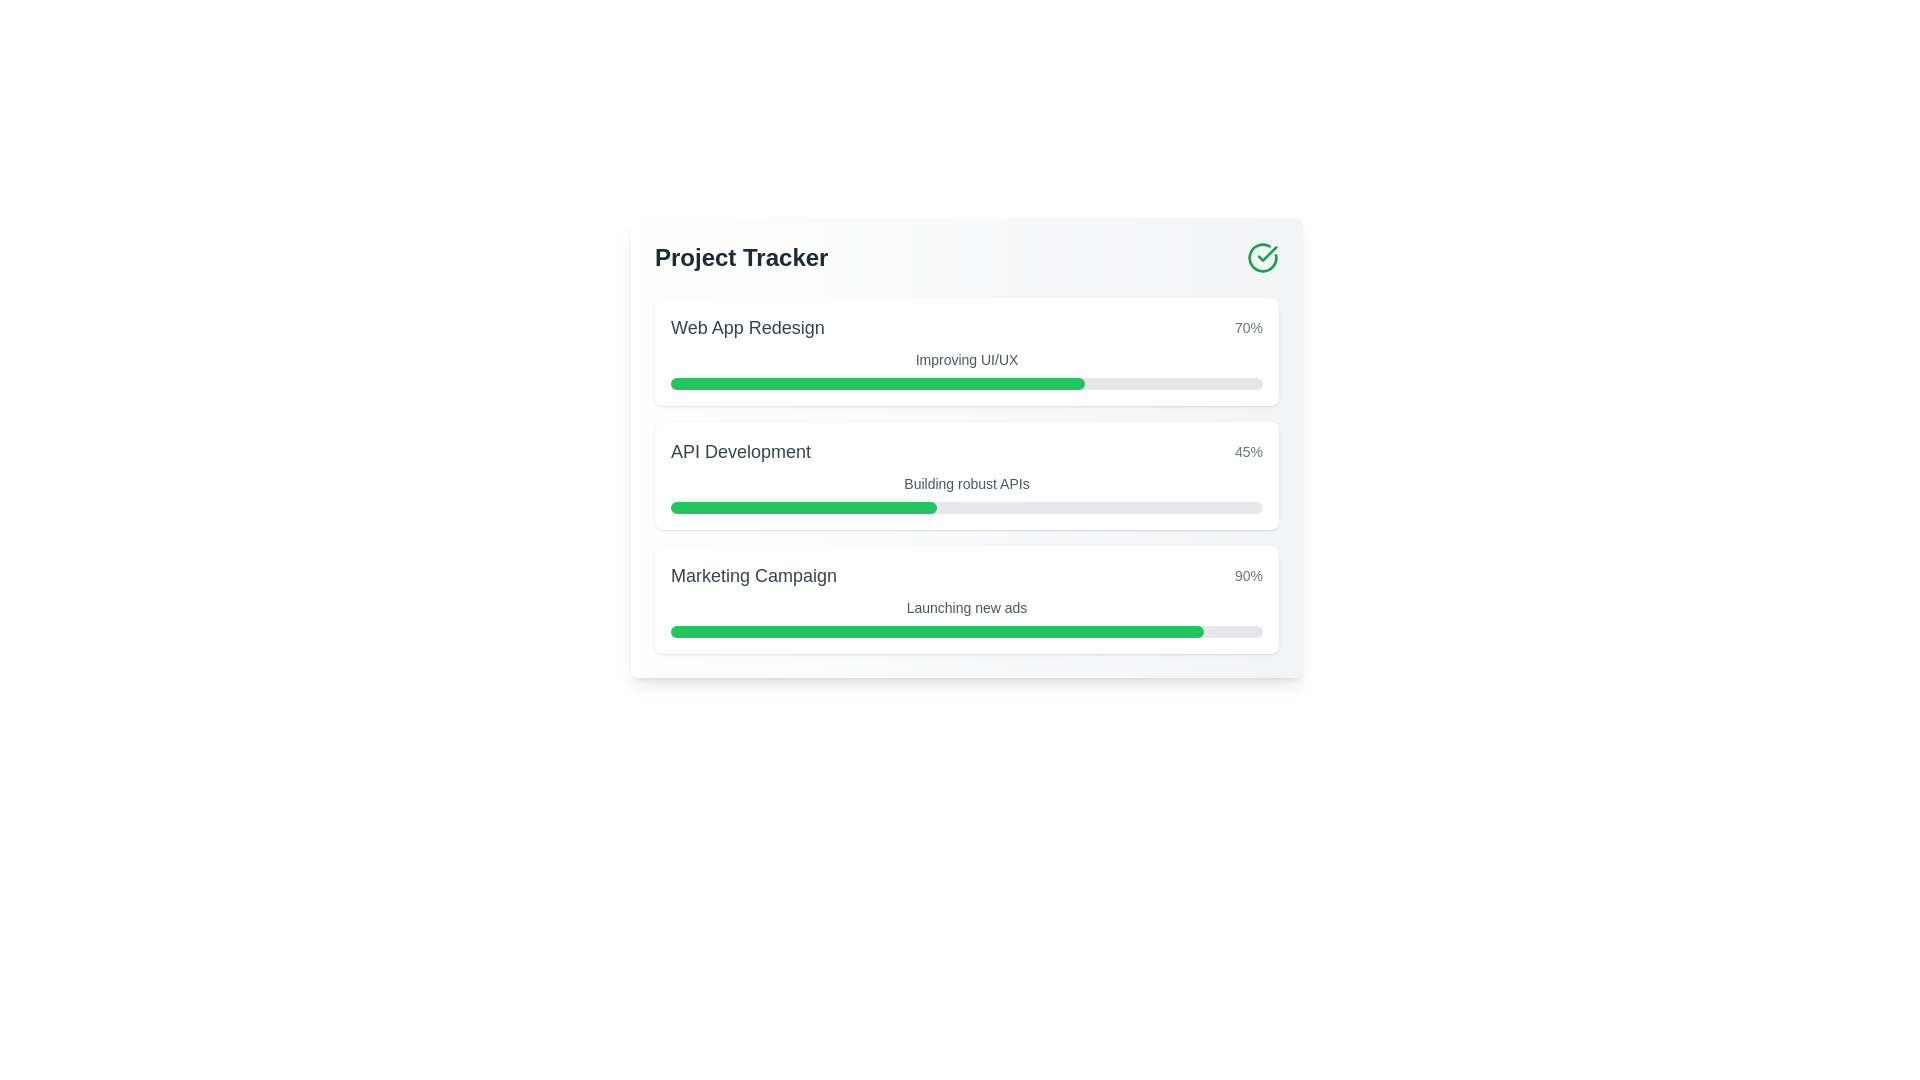 The image size is (1920, 1080). Describe the element at coordinates (1247, 575) in the screenshot. I see `content displayed in the progress percentage text element located at the right edge of the 'Marketing Campaign' section, adjacent to the larger text 'Marketing Campaign'` at that location.